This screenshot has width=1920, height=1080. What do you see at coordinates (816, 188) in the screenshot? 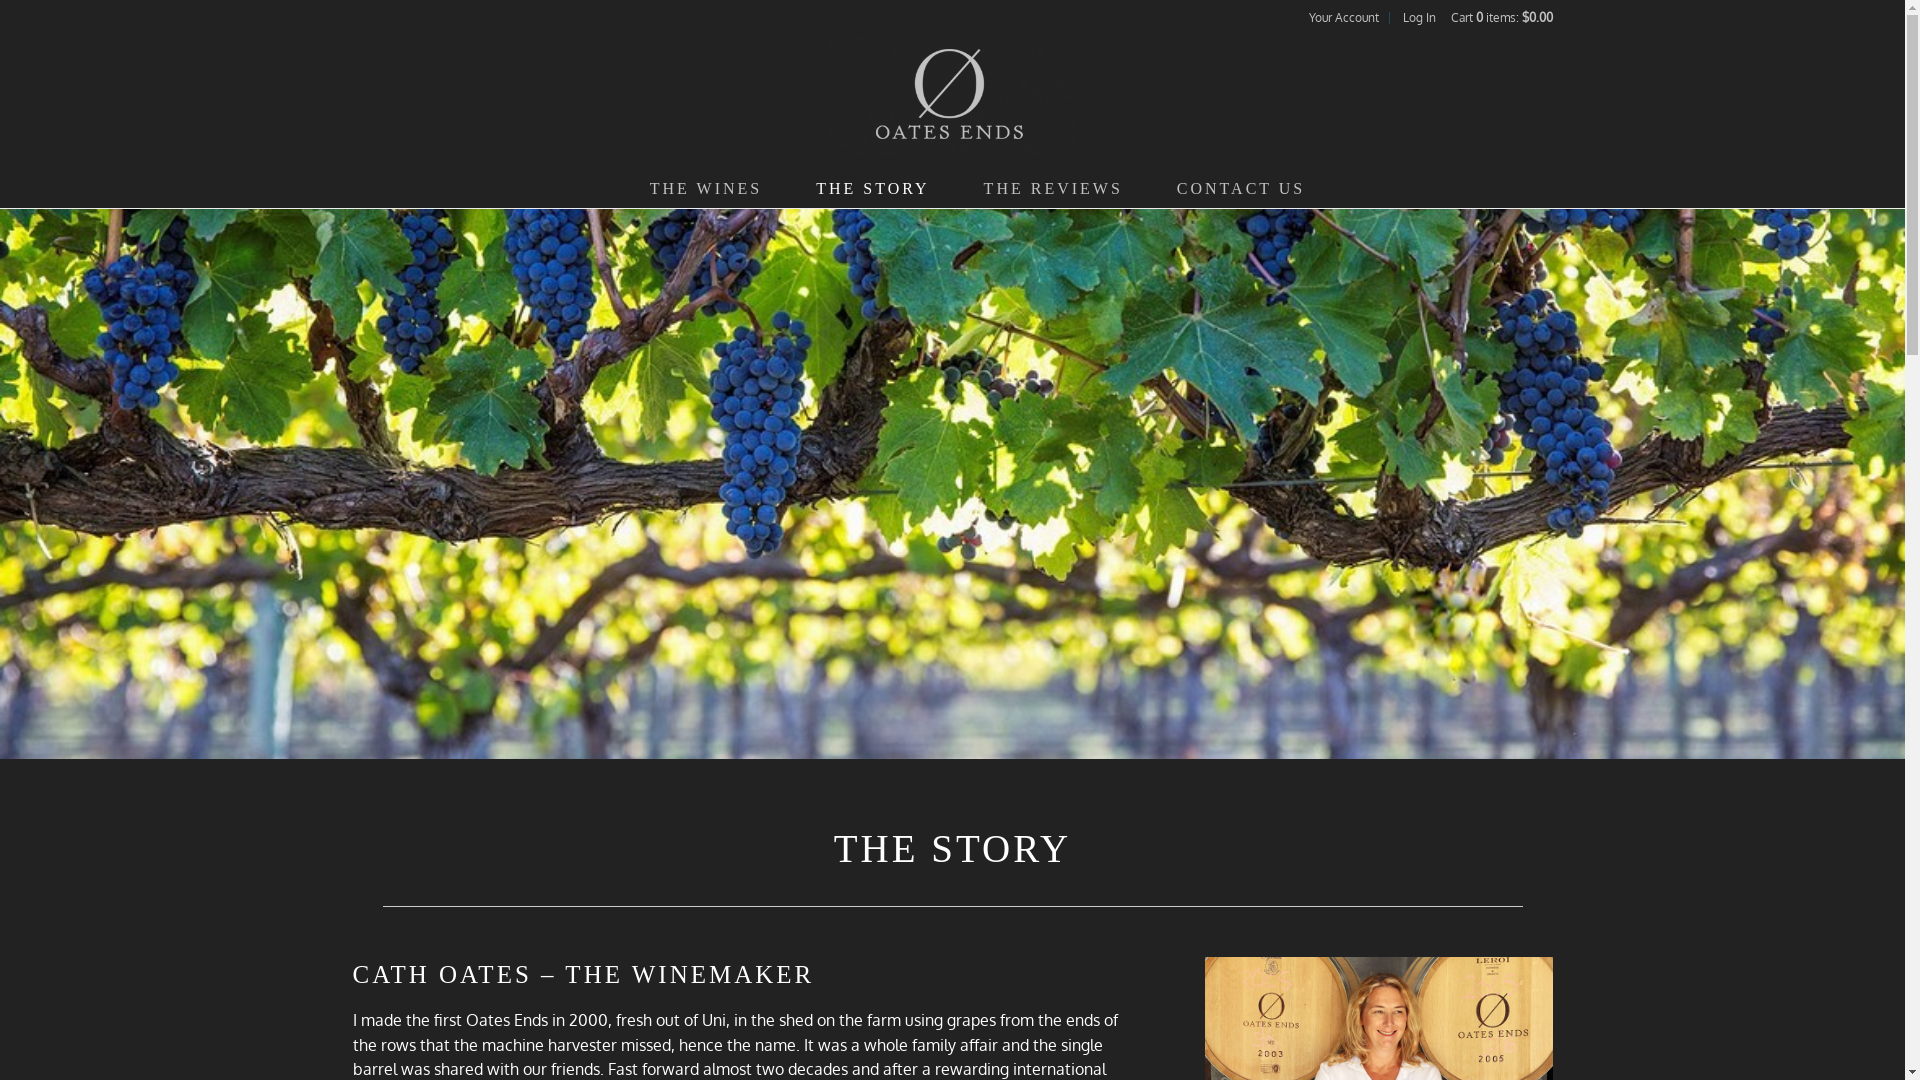
I see `'THE STORY'` at bounding box center [816, 188].